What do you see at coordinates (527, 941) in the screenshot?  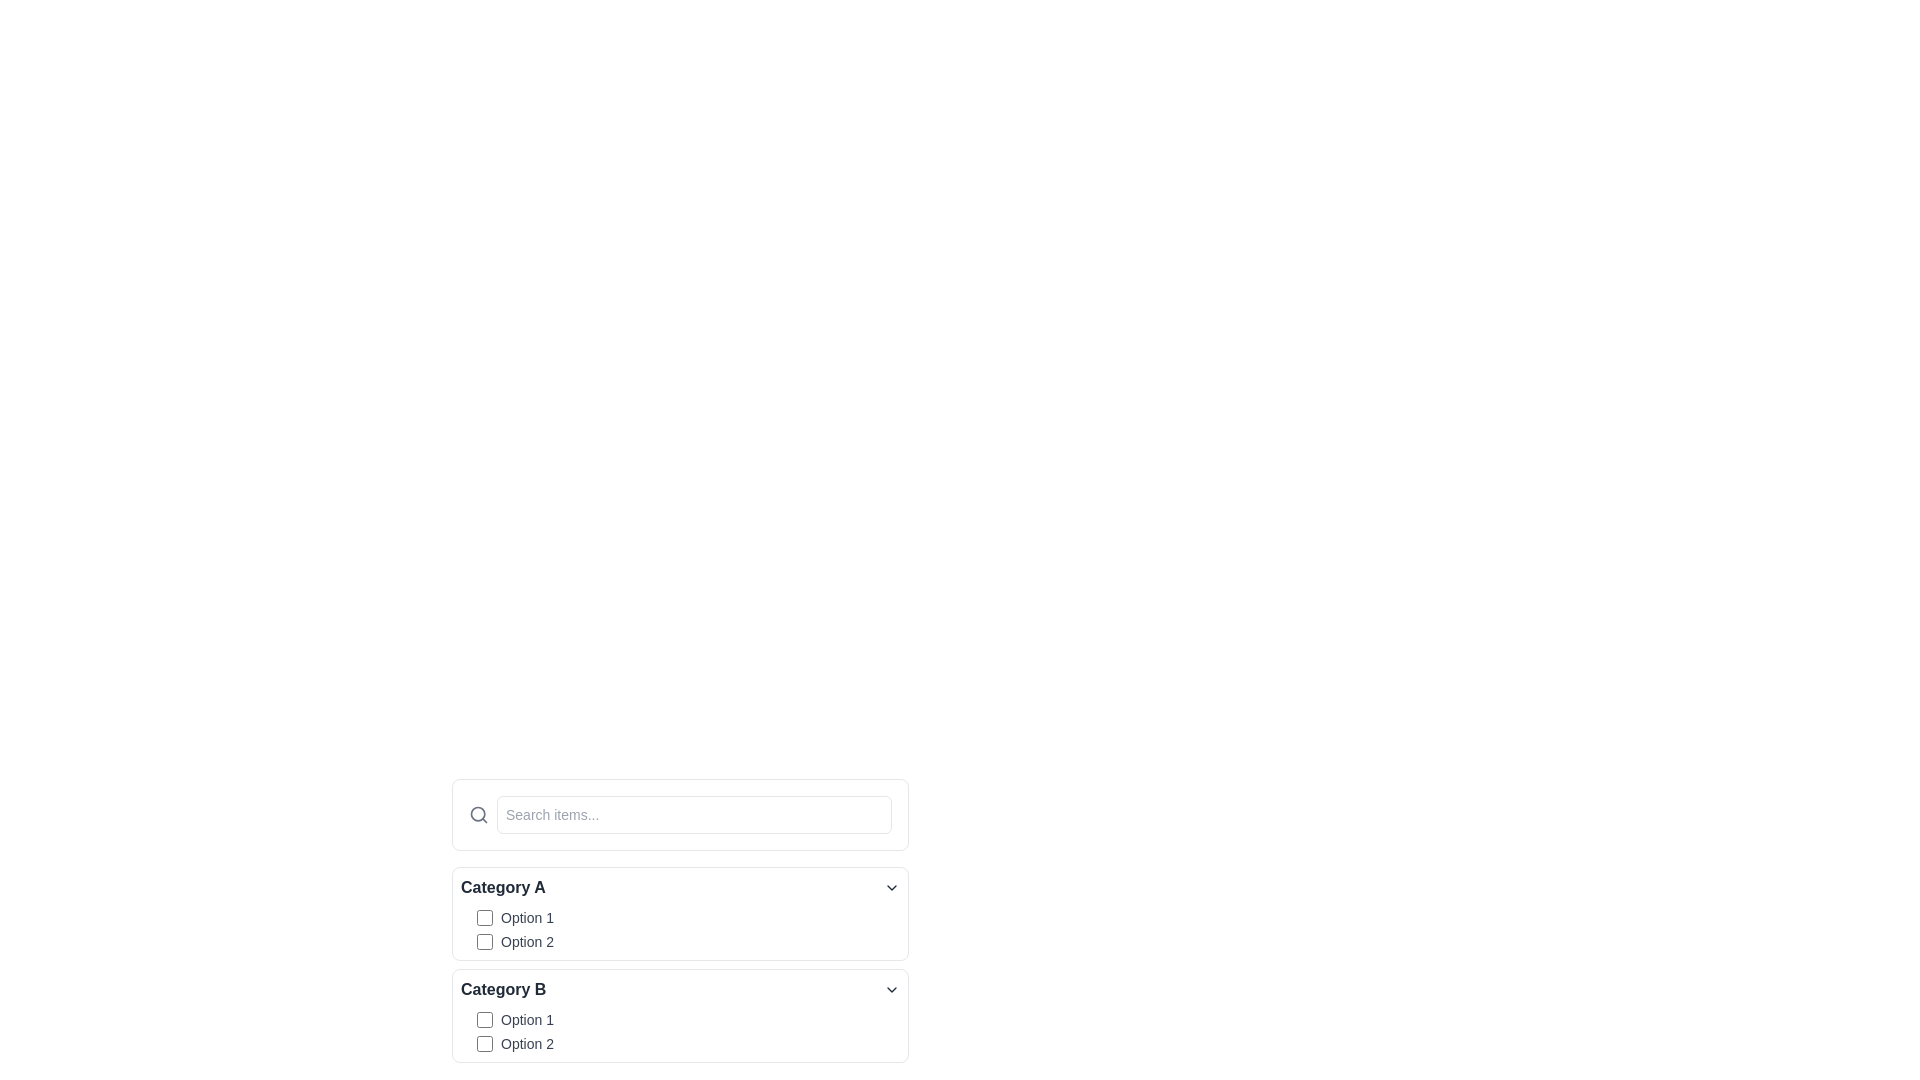 I see `label 'Option 2' which is displayed in light gray font and is located next to a checkbox in the 'Category A' section` at bounding box center [527, 941].